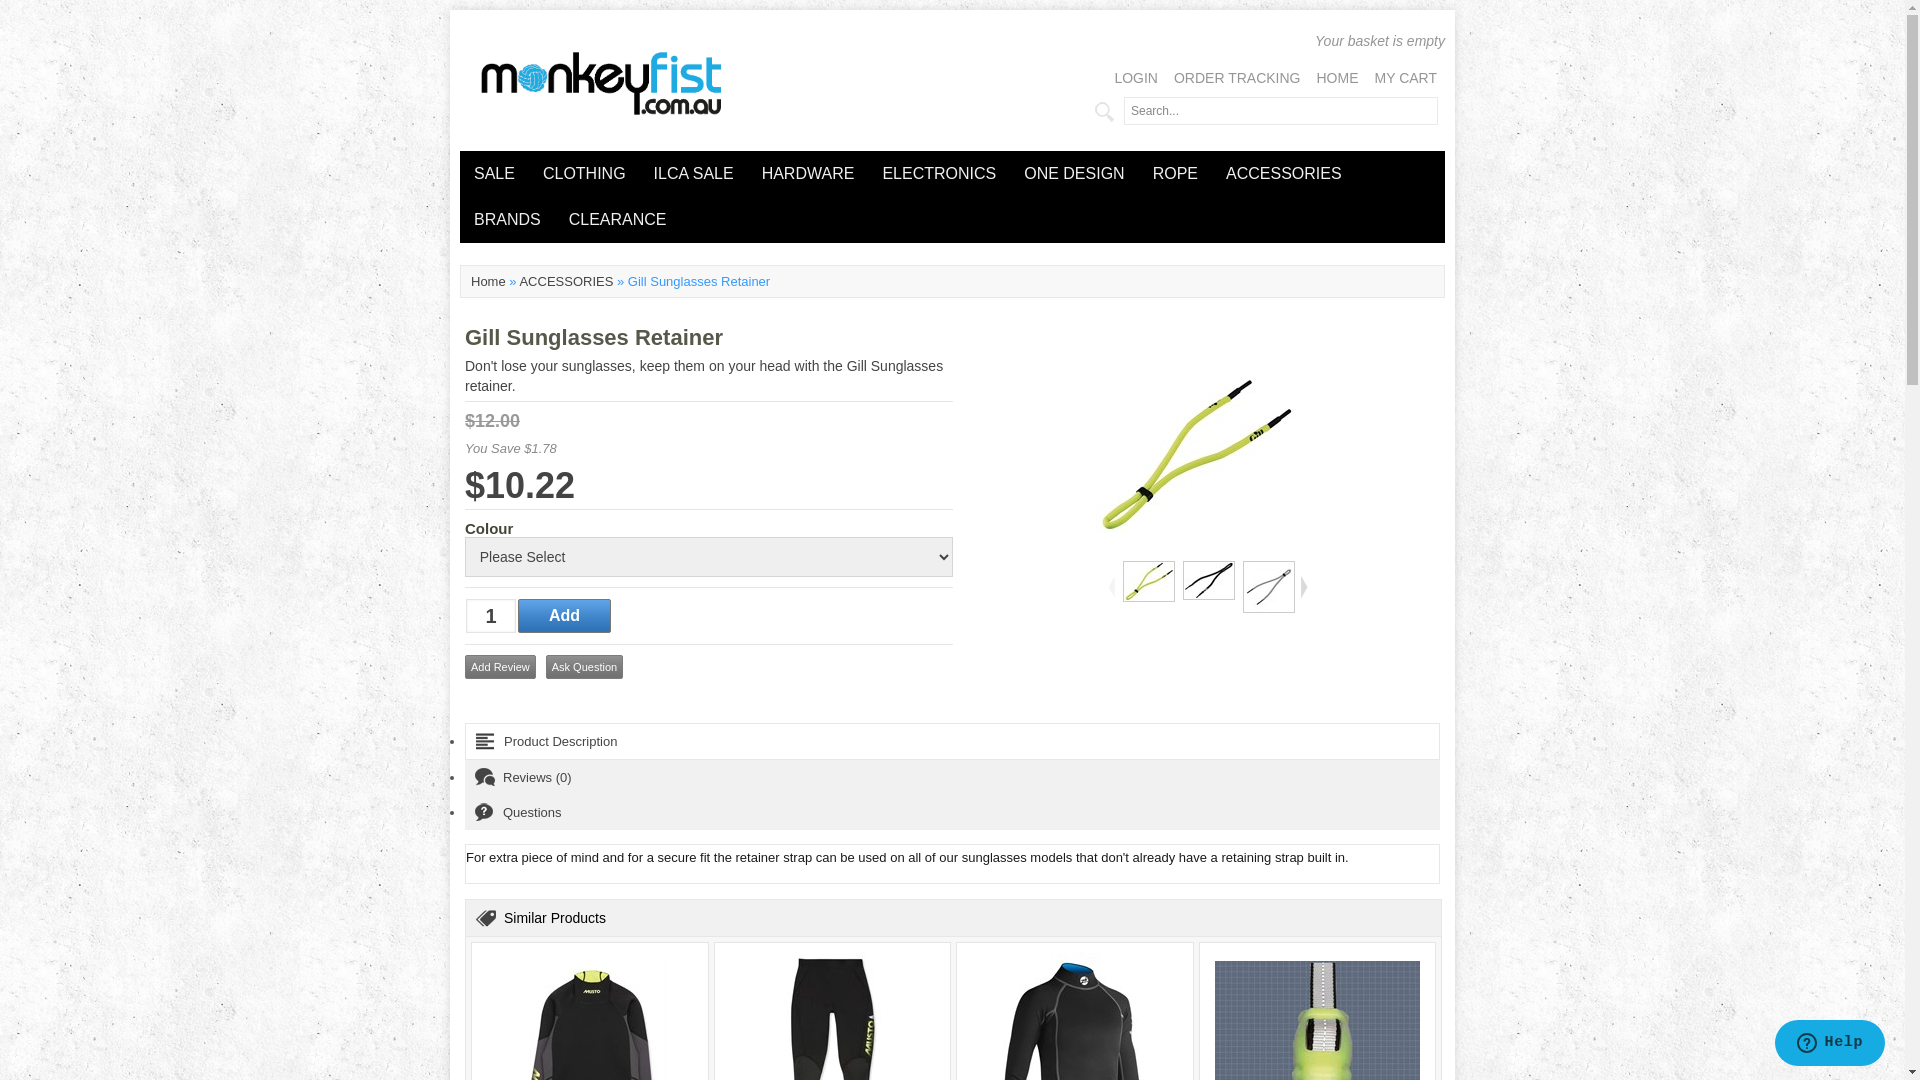 This screenshot has height=1080, width=1920. I want to click on 'ACCESSORIES', so click(565, 281).